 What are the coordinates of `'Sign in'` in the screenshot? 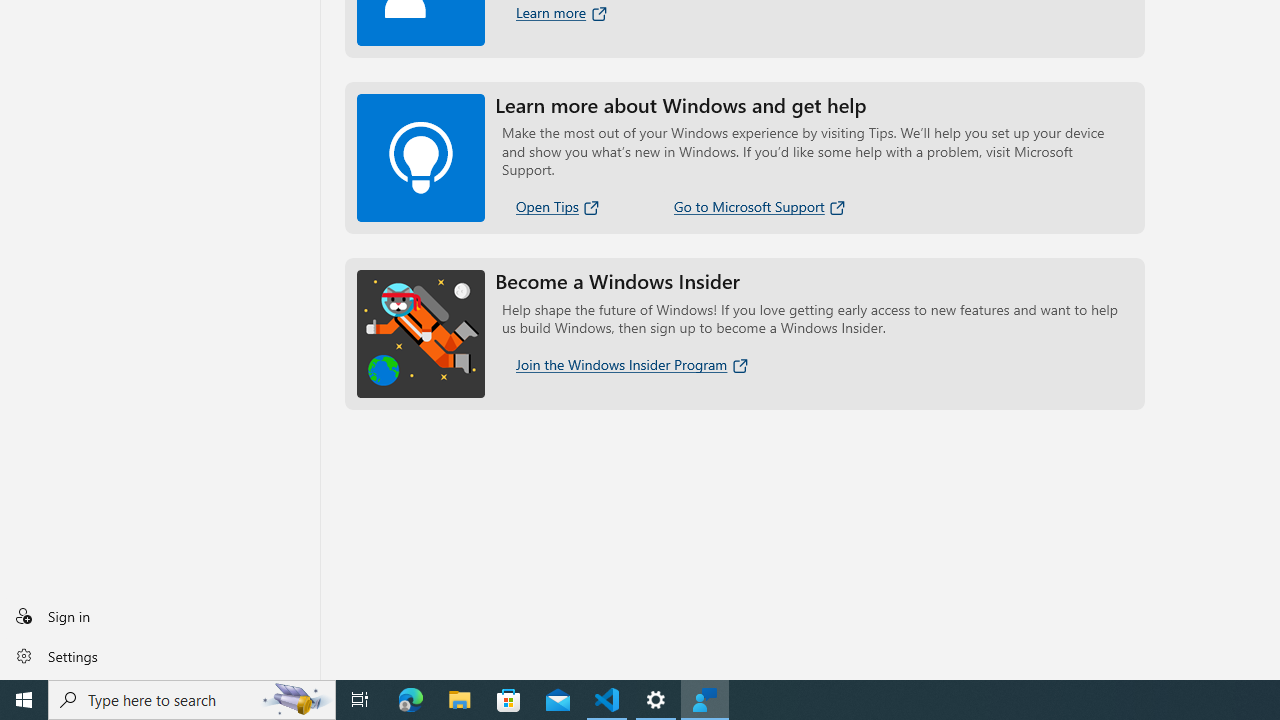 It's located at (160, 615).